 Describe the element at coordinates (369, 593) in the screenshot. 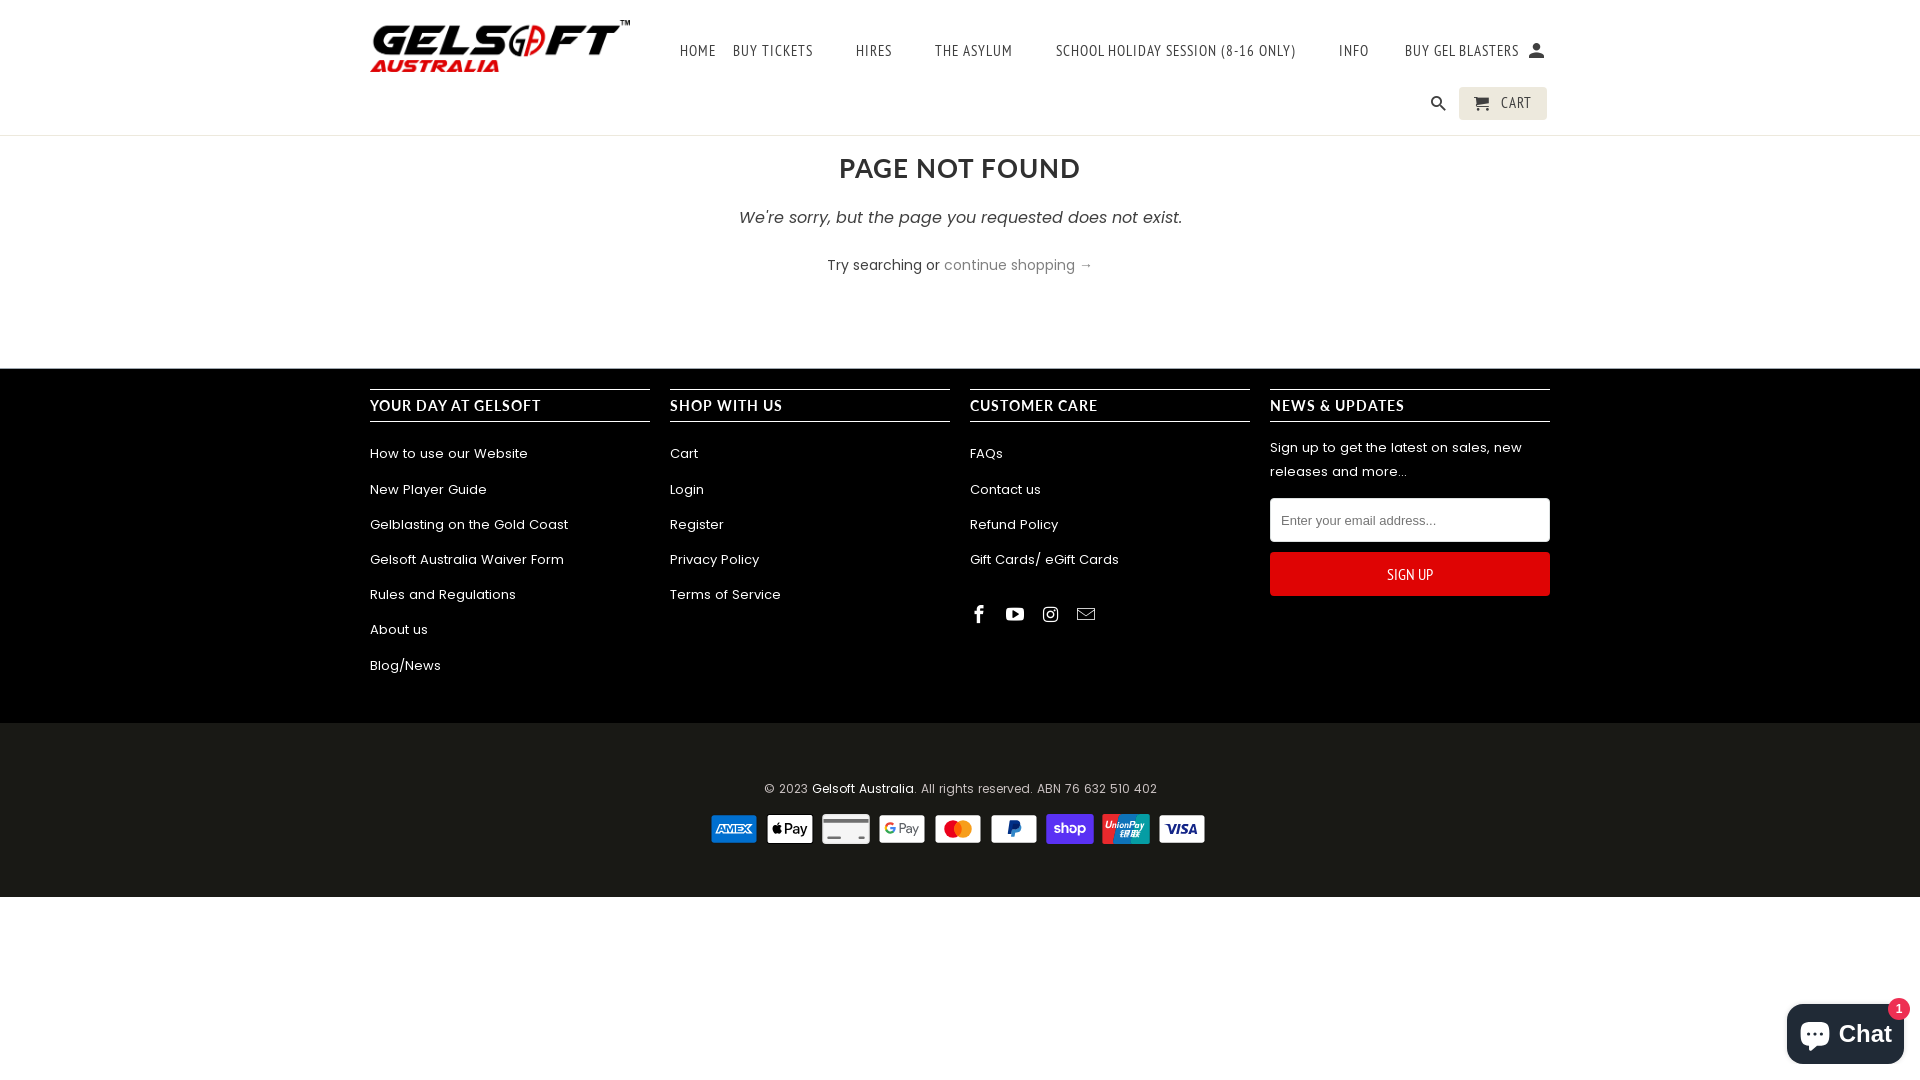

I see `'Rules and Regulations'` at that location.